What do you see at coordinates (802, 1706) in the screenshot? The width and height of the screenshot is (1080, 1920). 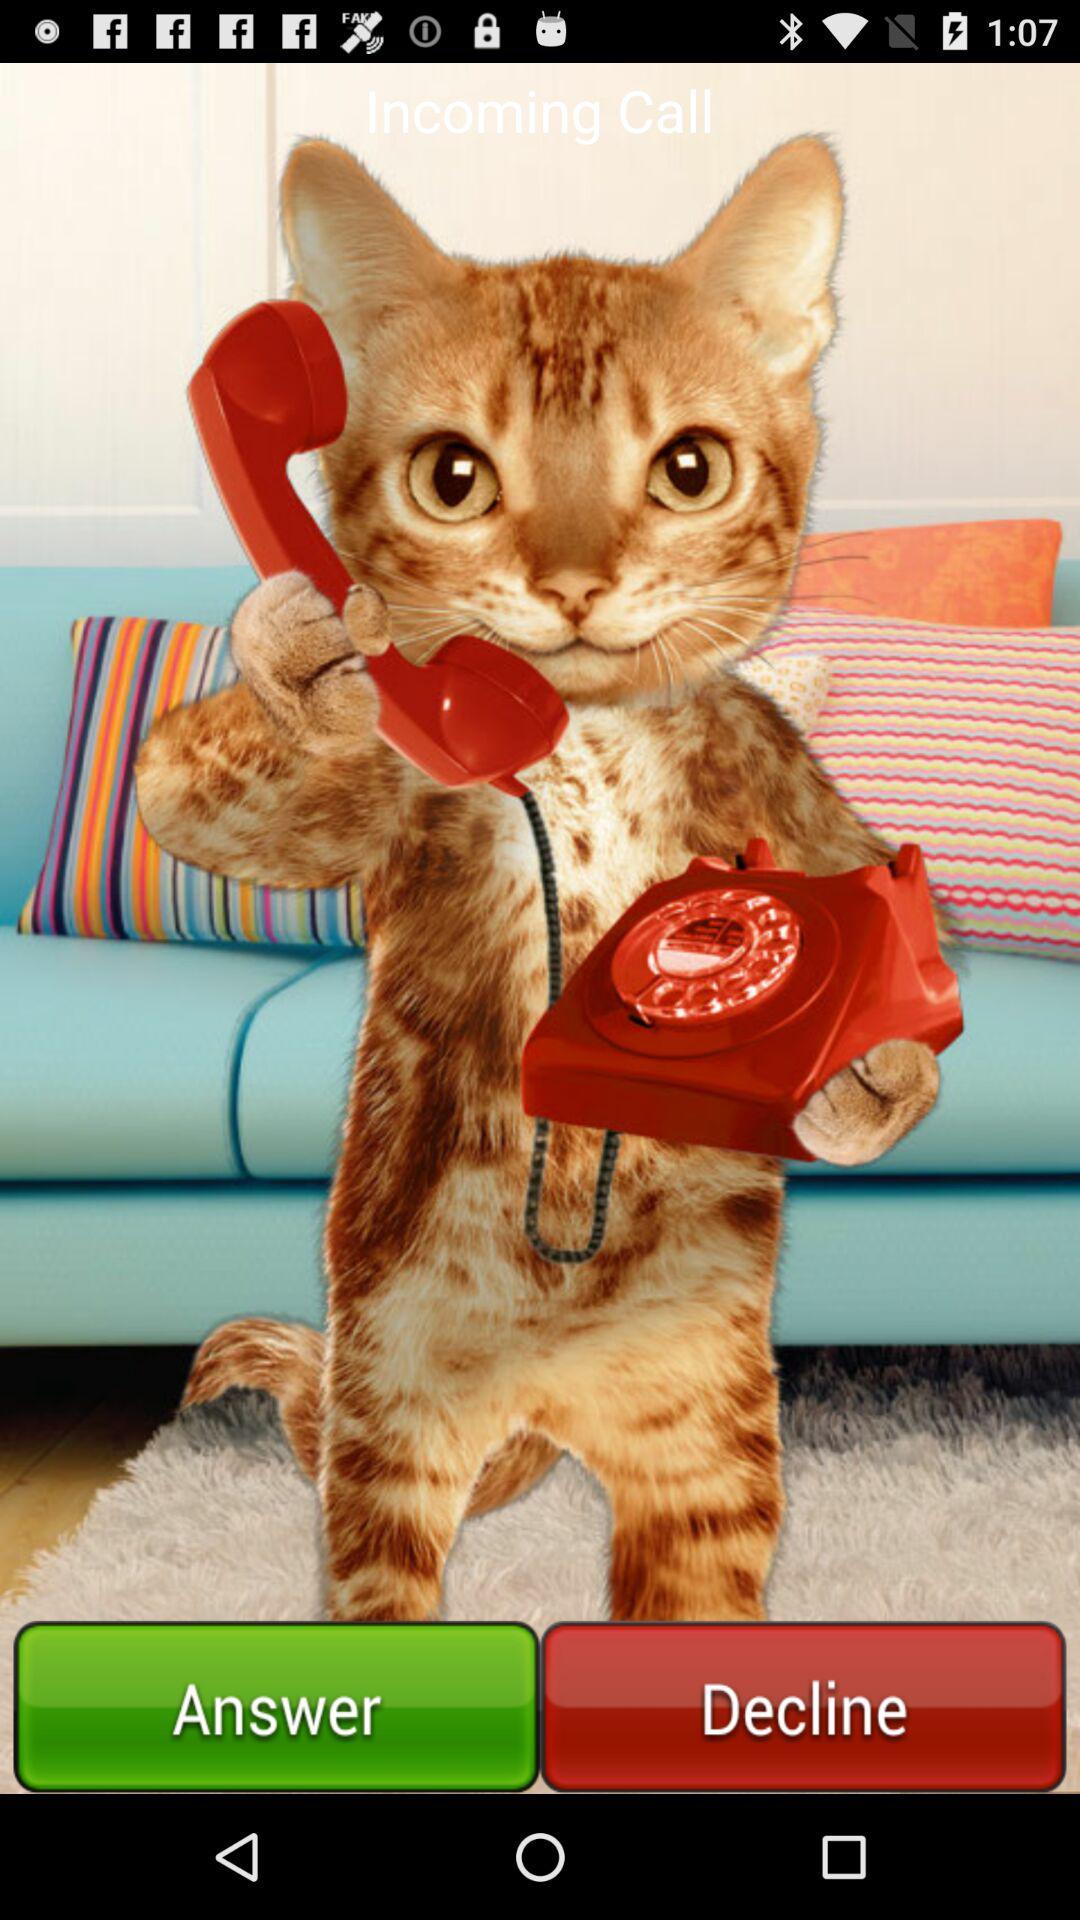 I see `call decline button` at bounding box center [802, 1706].